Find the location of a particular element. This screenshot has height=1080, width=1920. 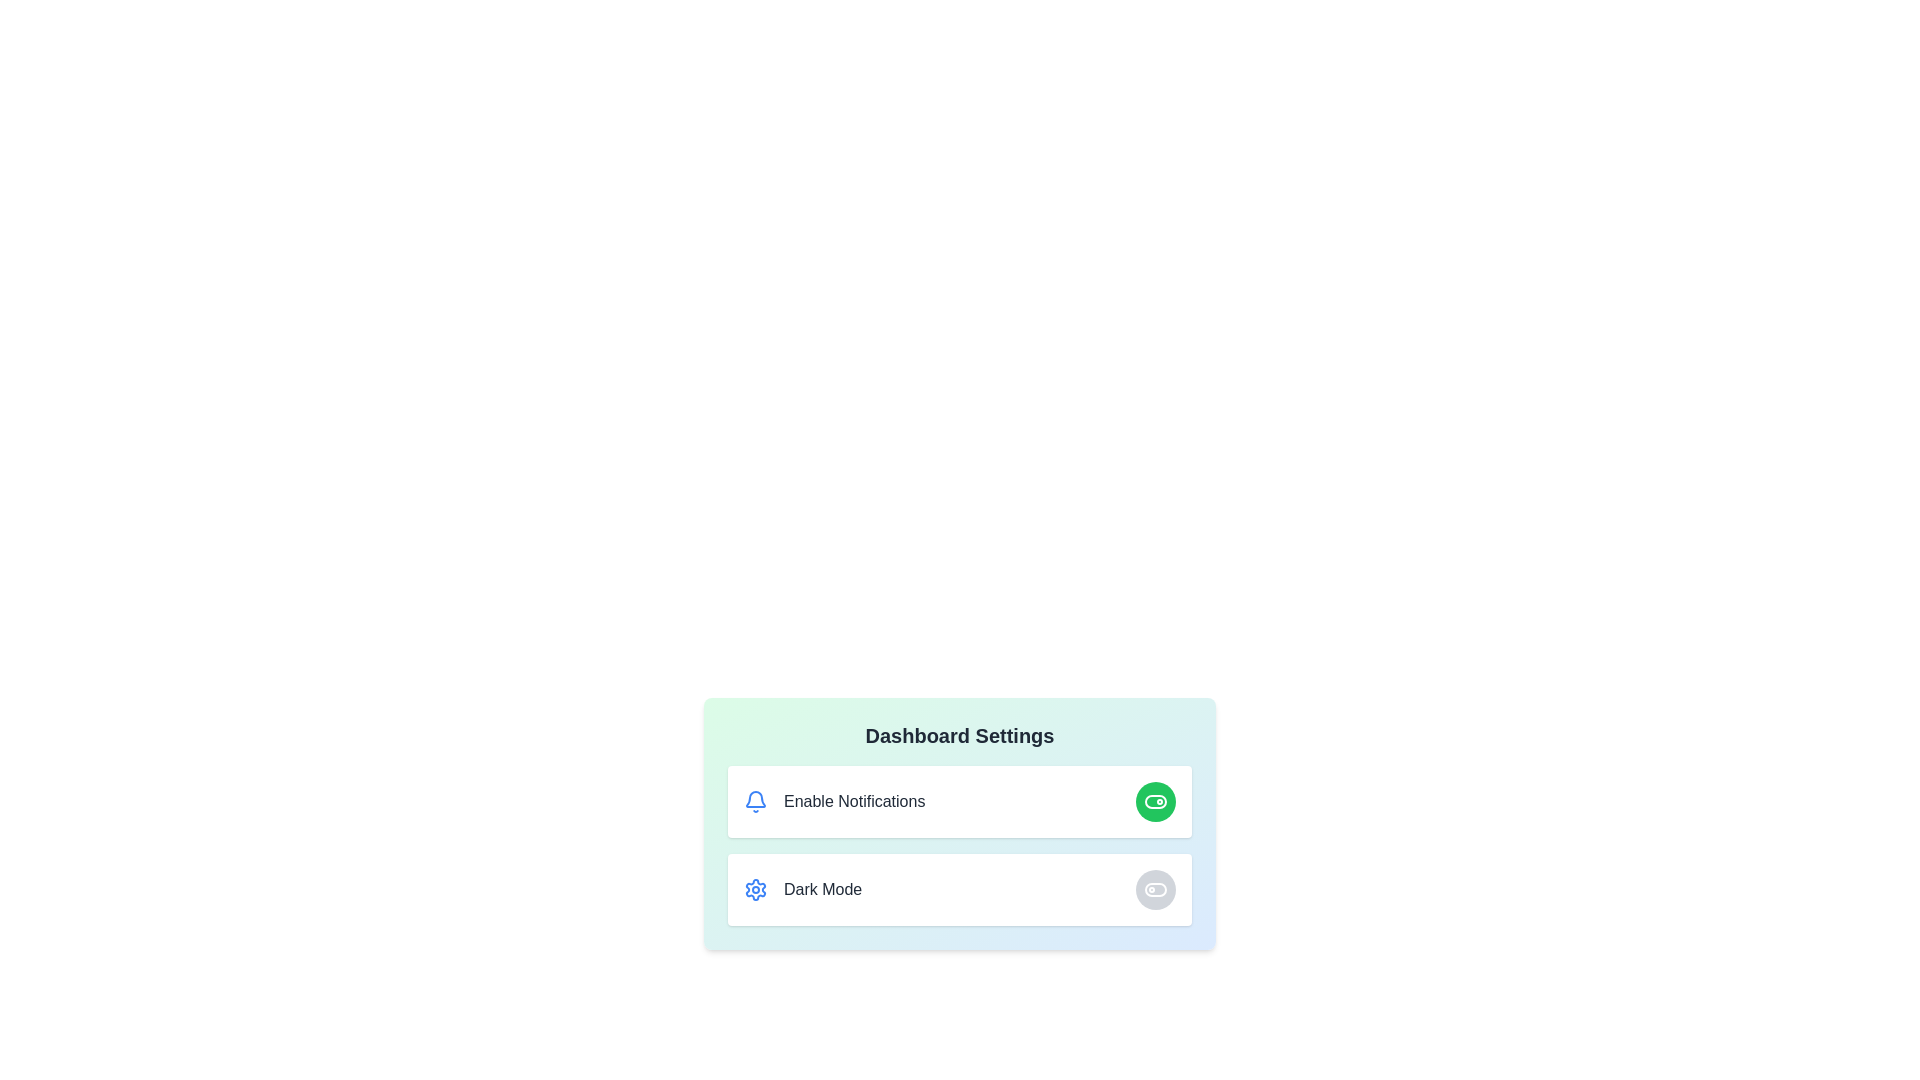

the 'Enable Notifications' text label is located at coordinates (854, 801).